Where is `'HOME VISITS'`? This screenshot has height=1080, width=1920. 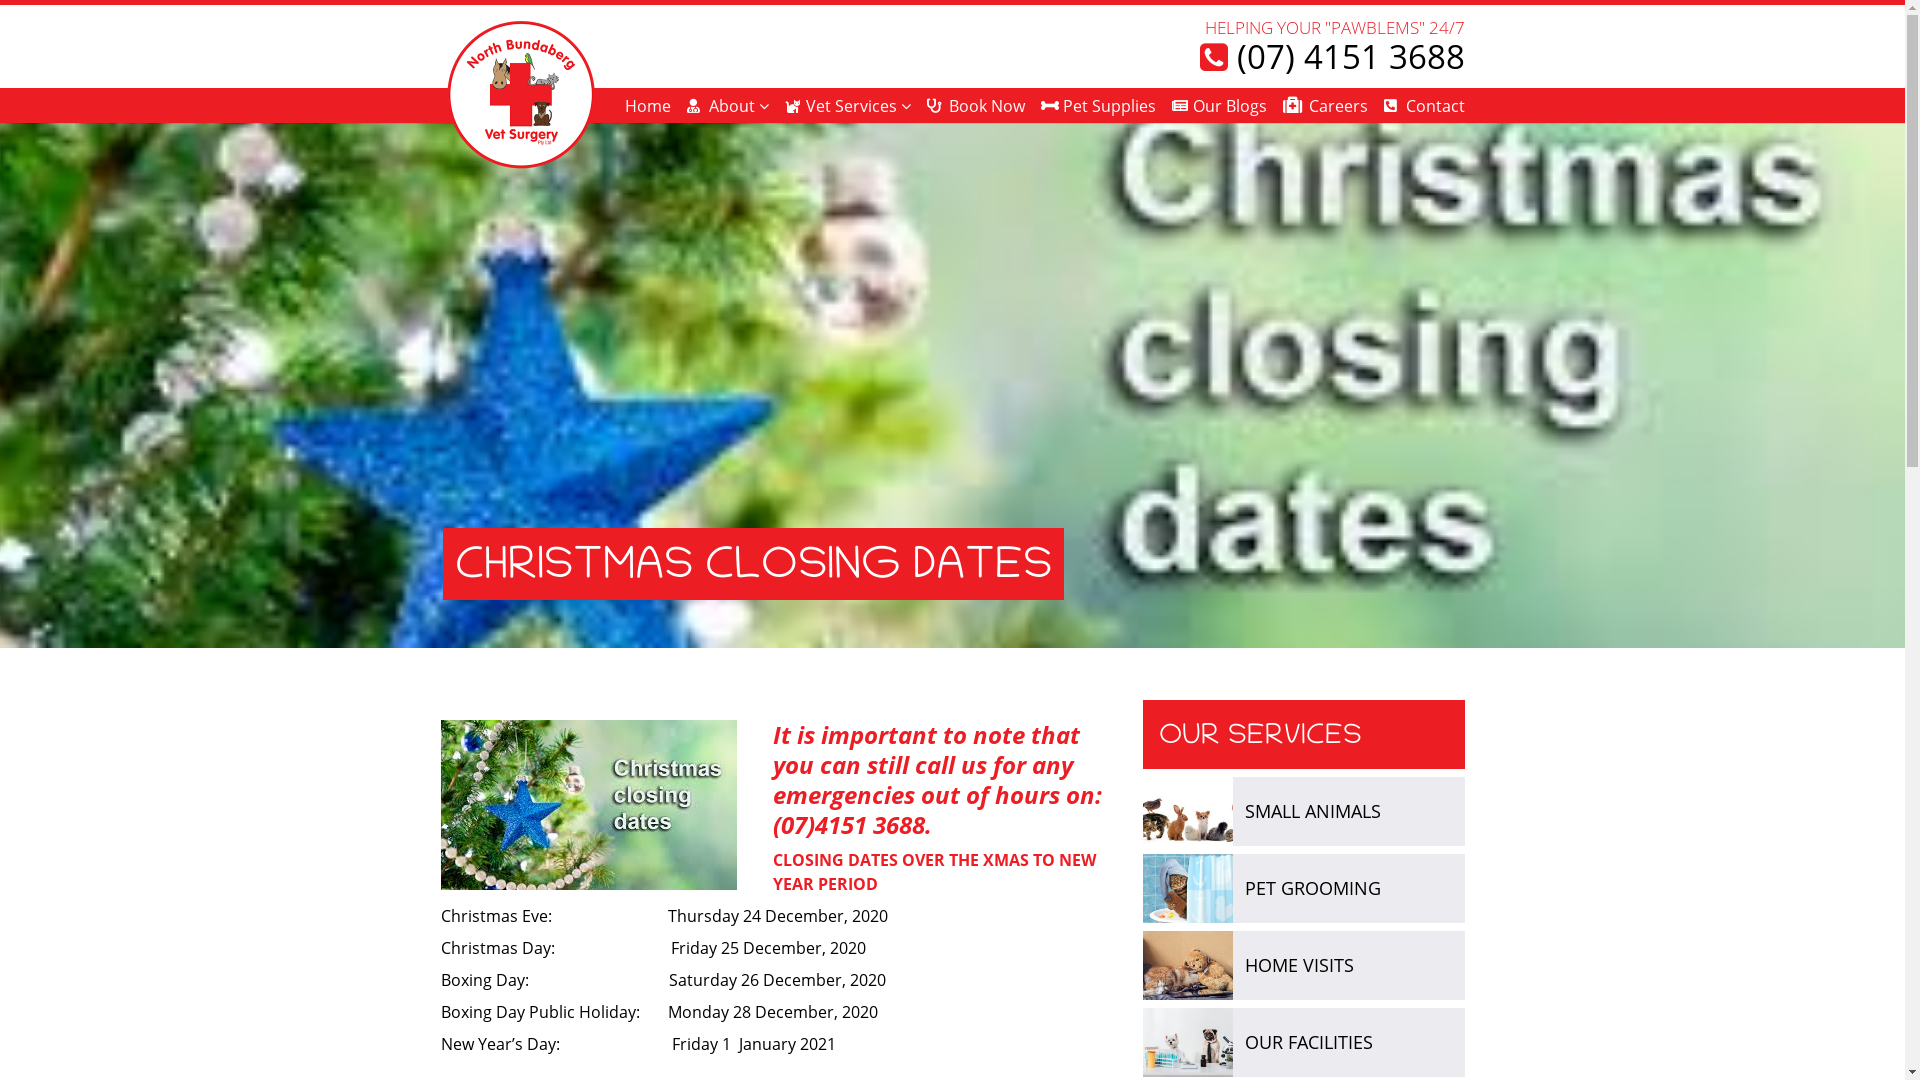
'HOME VISITS' is located at coordinates (1299, 963).